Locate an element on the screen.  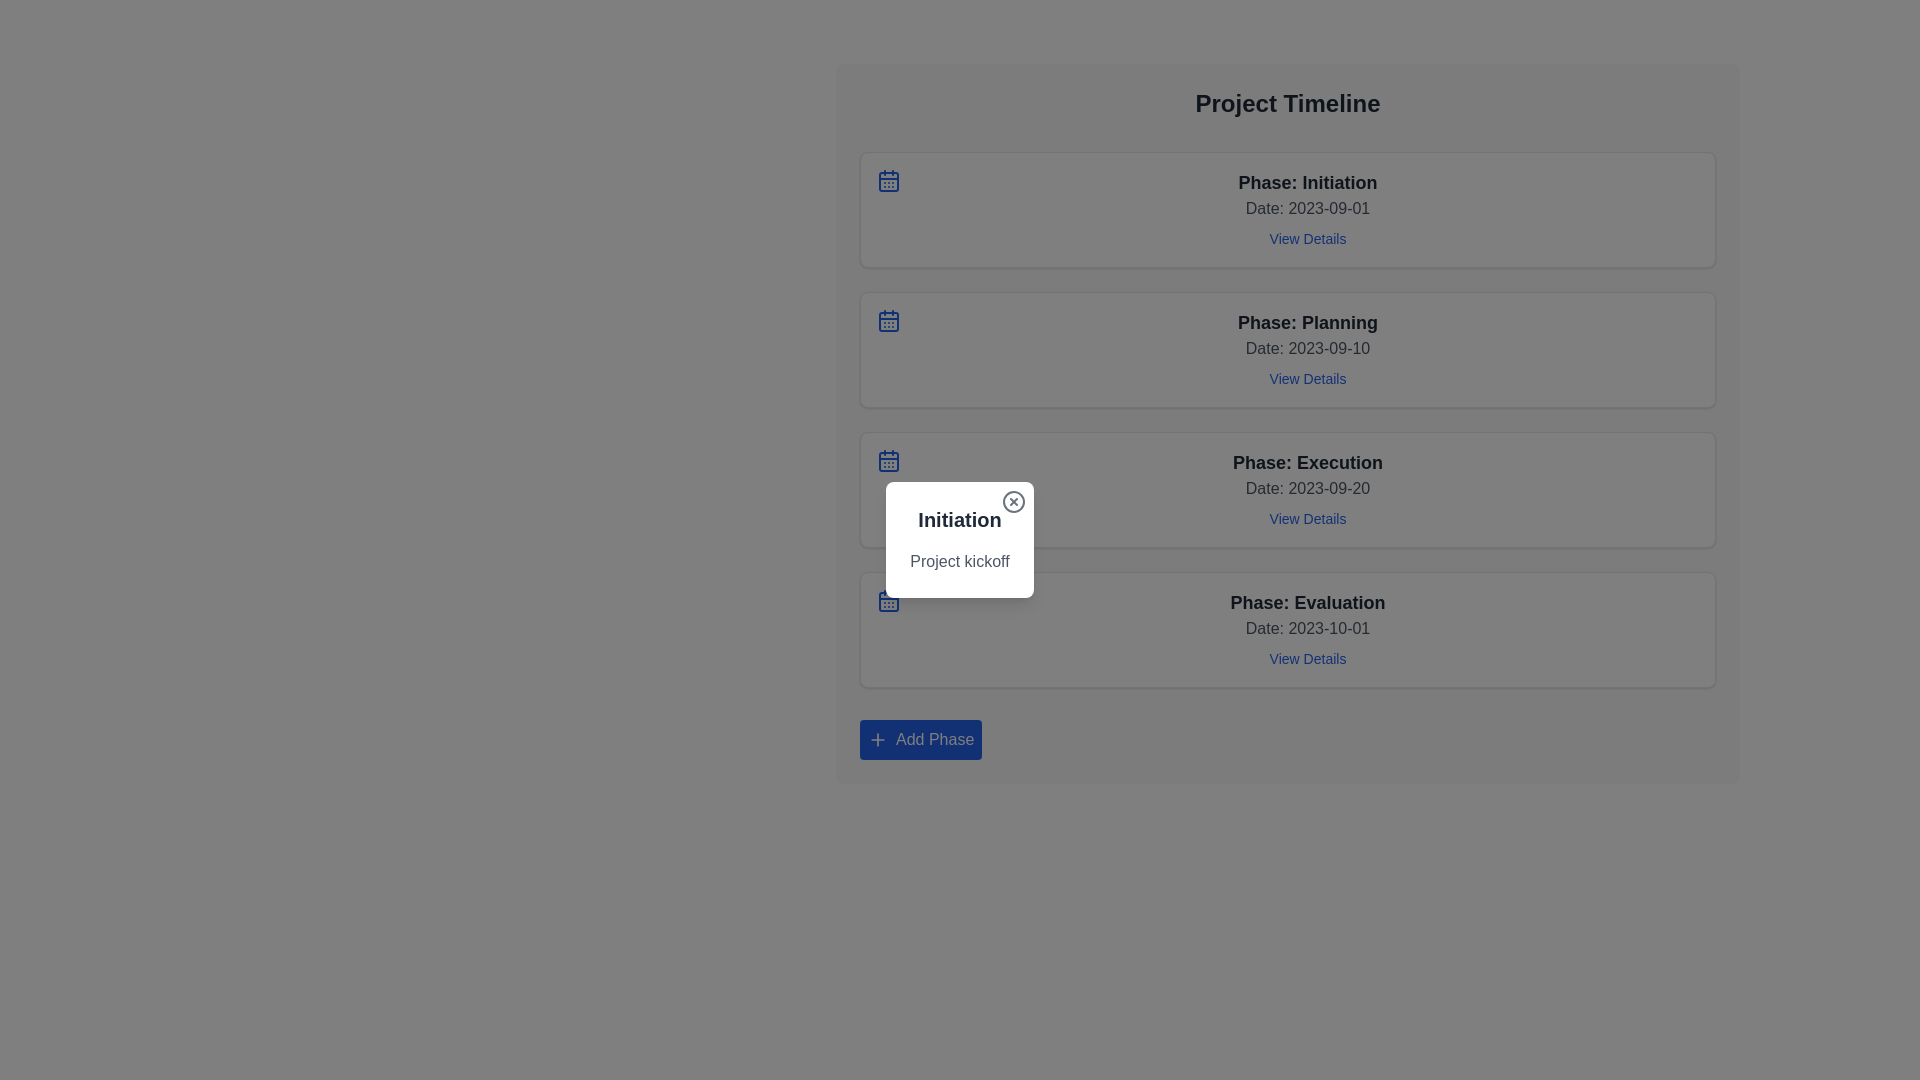
'Project kickoff' text label located at the bottom of the card below the 'Initiation' heading is located at coordinates (960, 562).